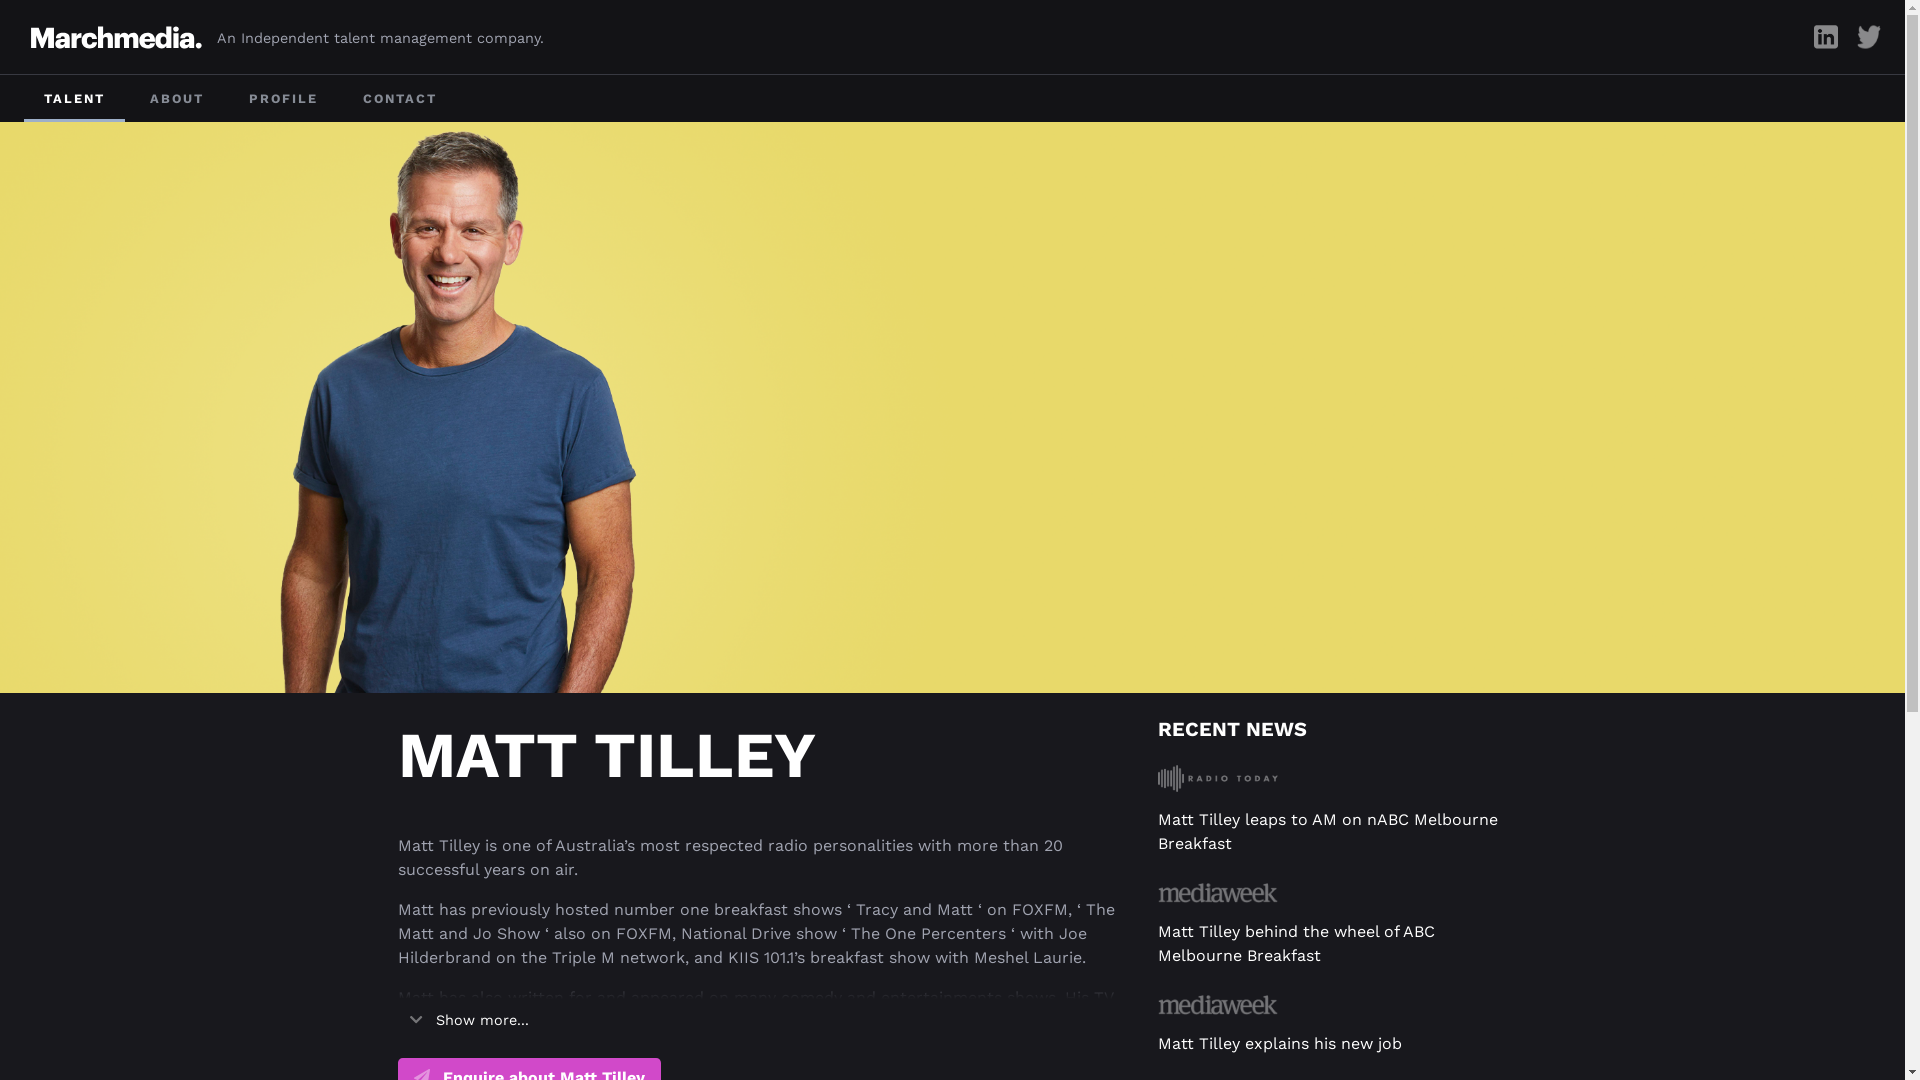 This screenshot has height=1080, width=1920. I want to click on 'Show more...', so click(468, 1021).